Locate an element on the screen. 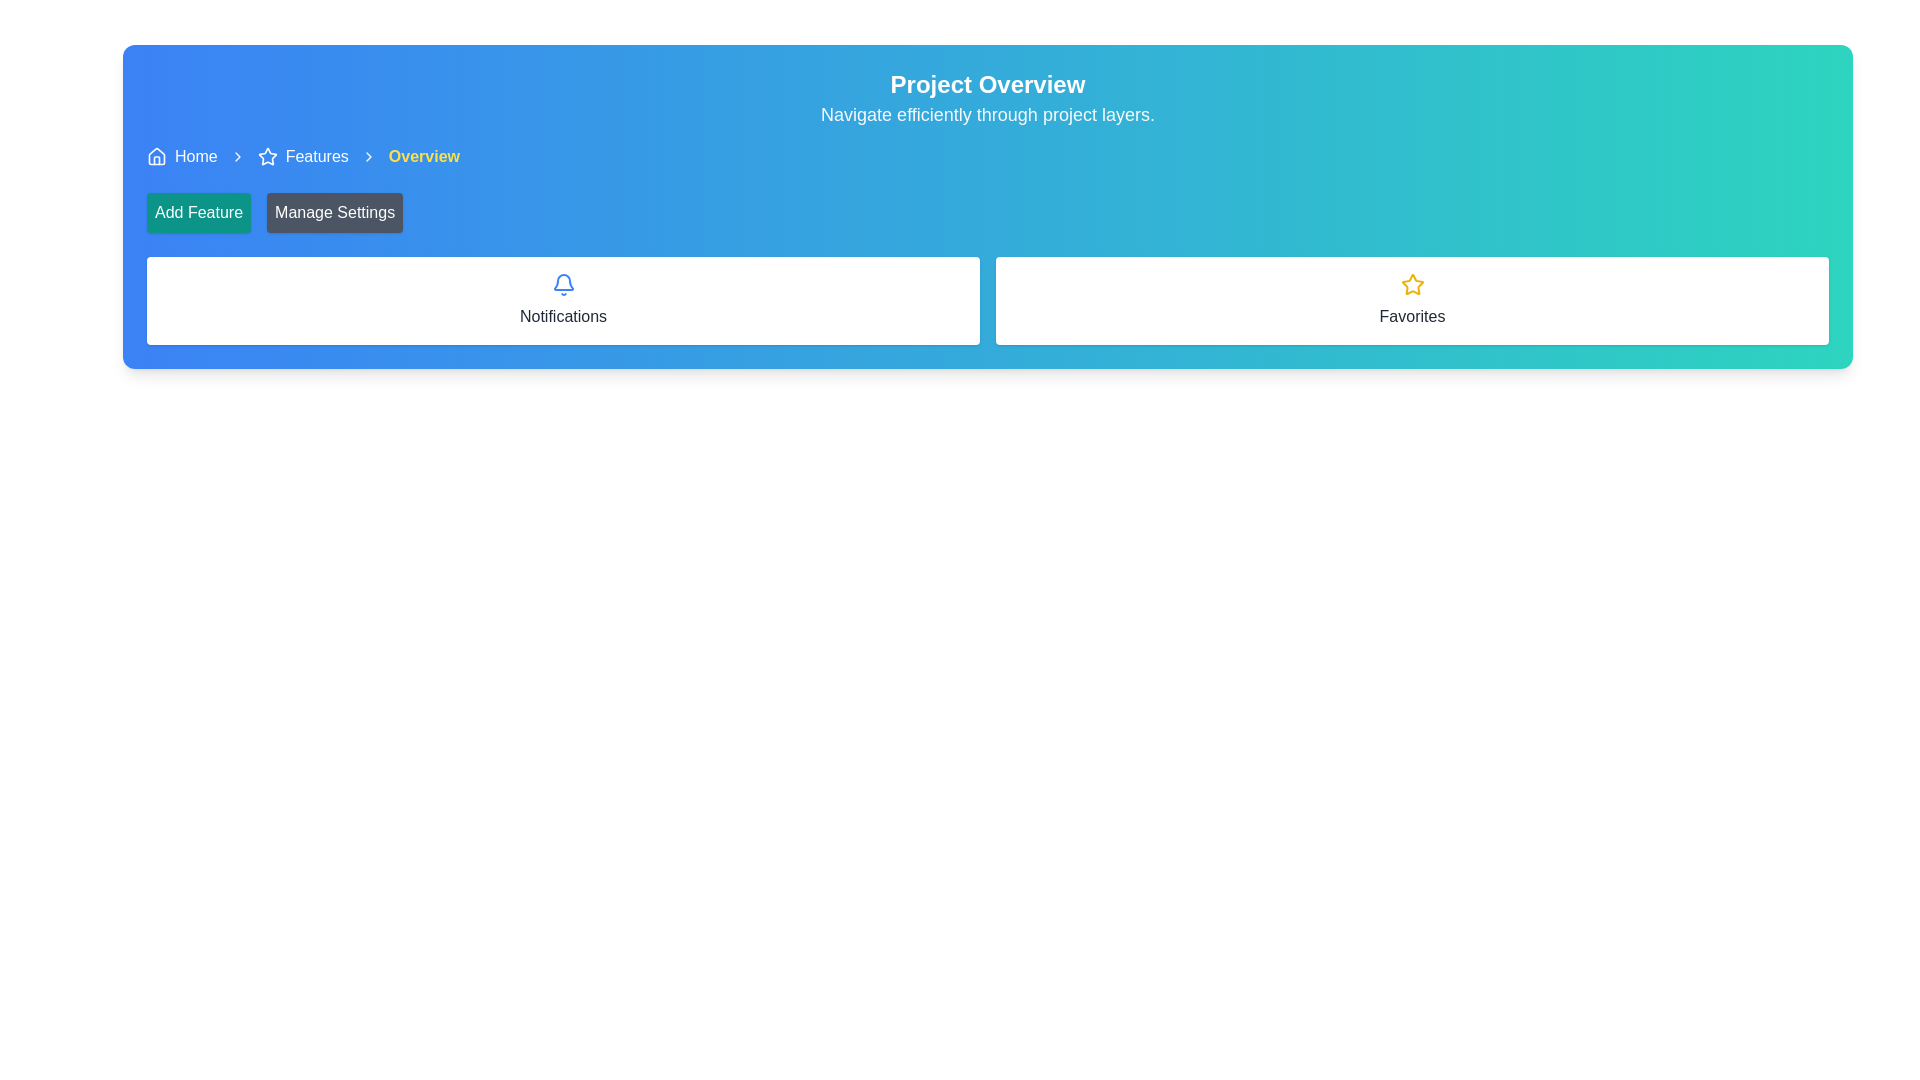 The image size is (1920, 1080). the yellow 'Overview' text in the breadcrumb navigation bar, located at the rightmost end, following the 'Features' text link is located at coordinates (423, 156).